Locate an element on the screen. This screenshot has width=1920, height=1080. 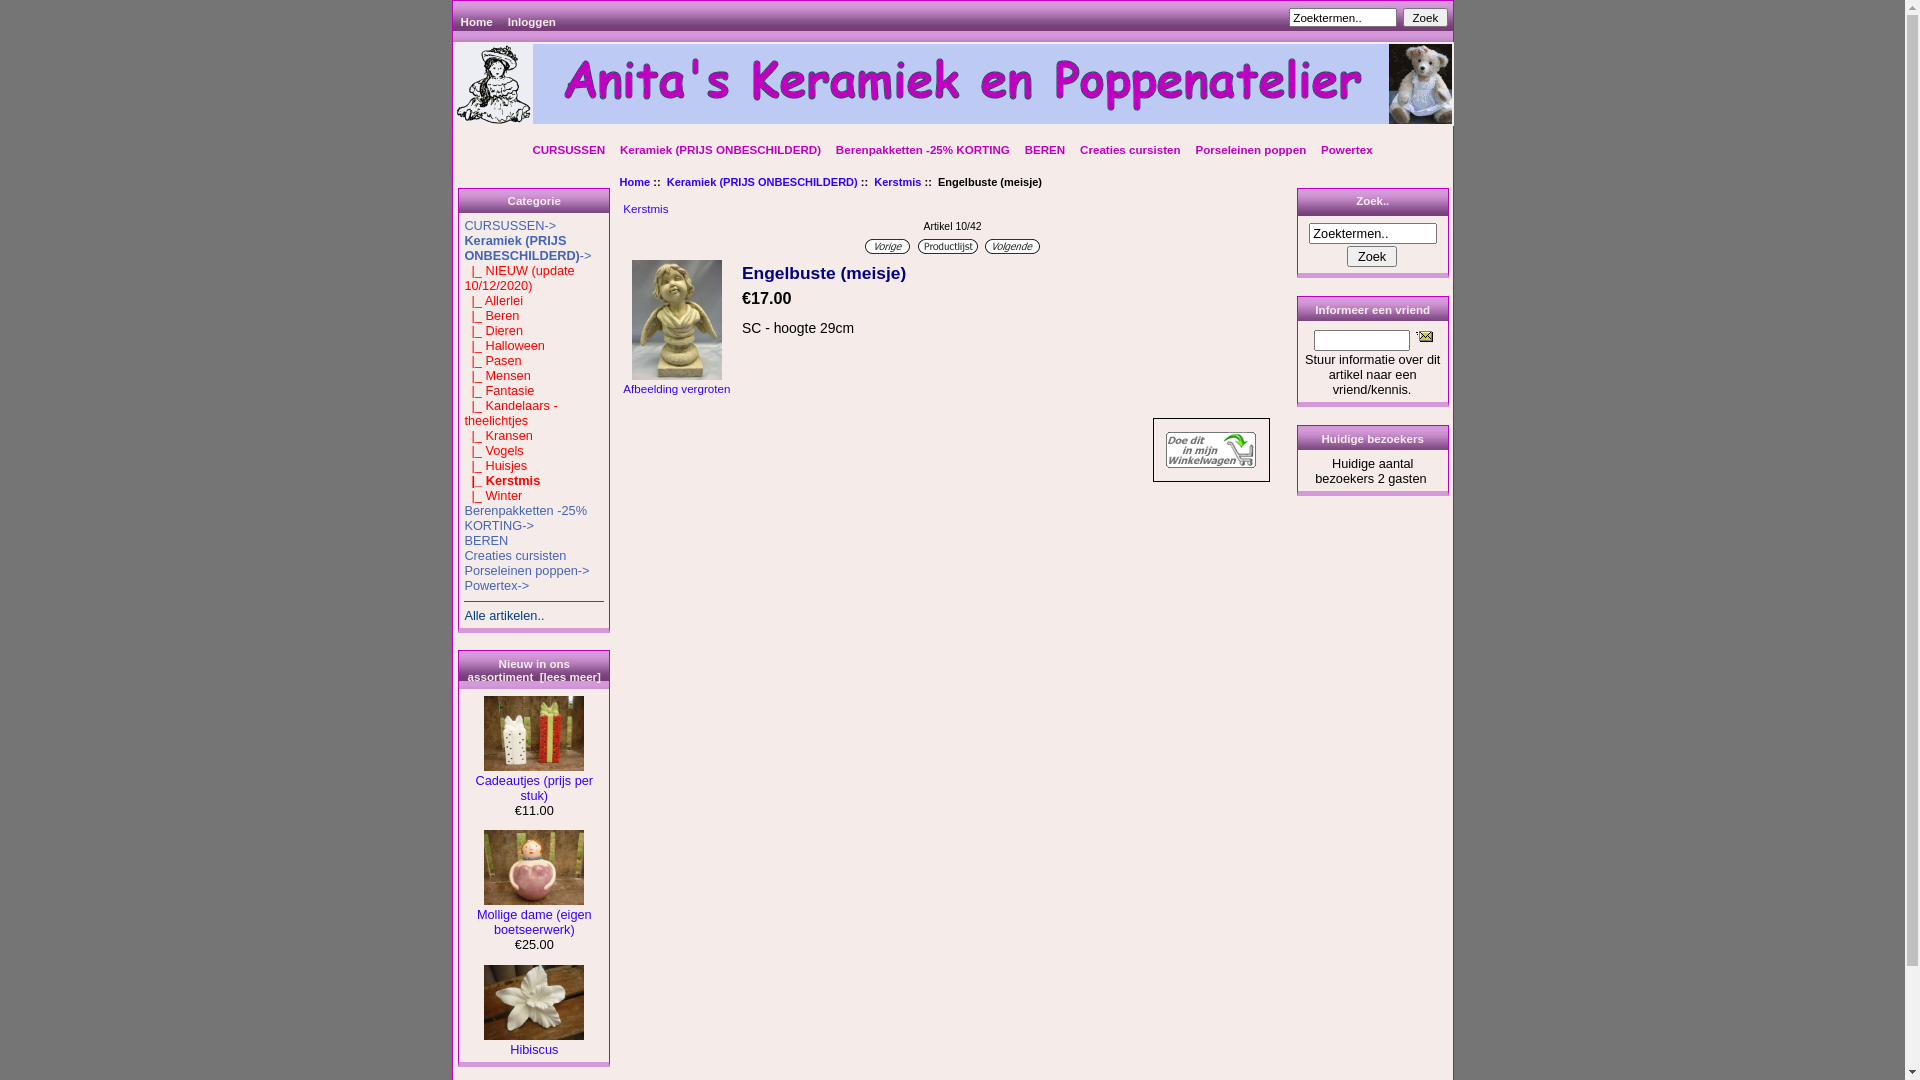
'Keramiek (PRIJS ONBESCHILDERD)->' is located at coordinates (527, 246).